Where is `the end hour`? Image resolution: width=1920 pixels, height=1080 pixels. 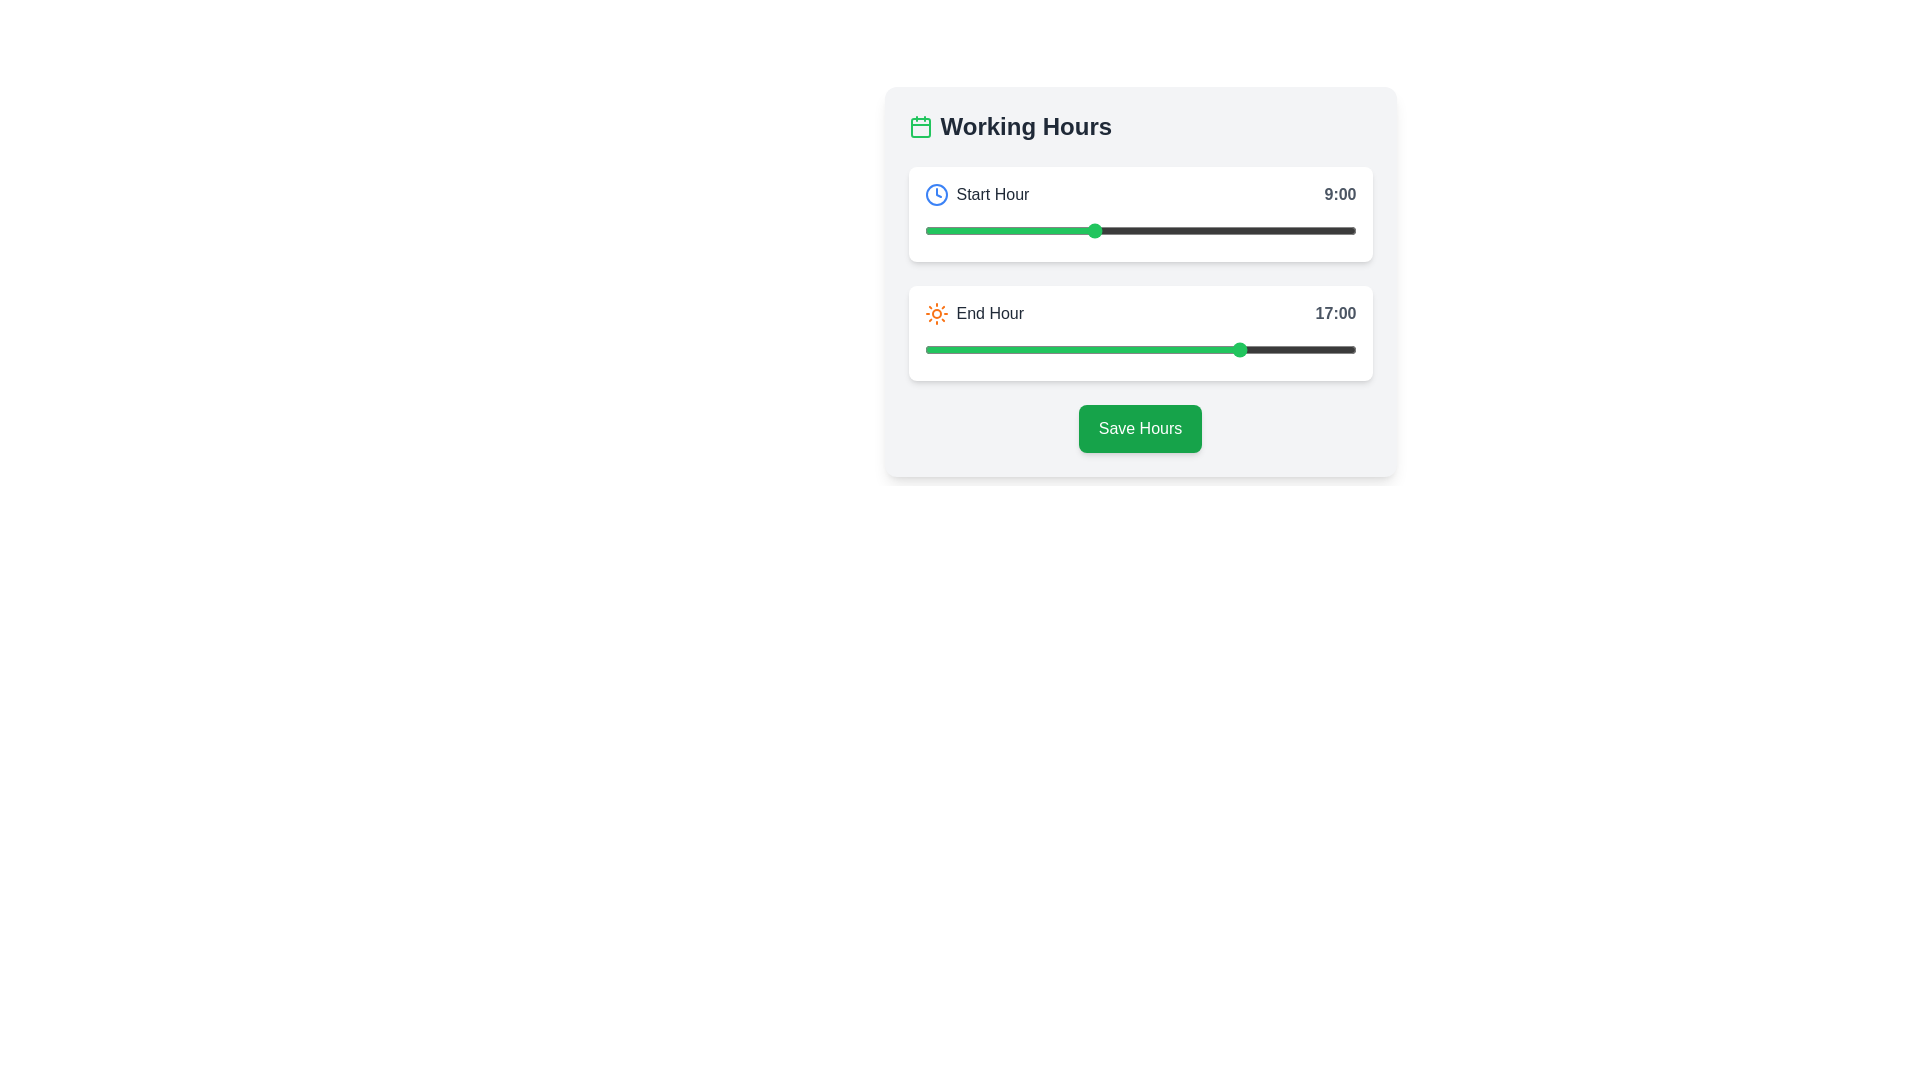 the end hour is located at coordinates (1318, 349).